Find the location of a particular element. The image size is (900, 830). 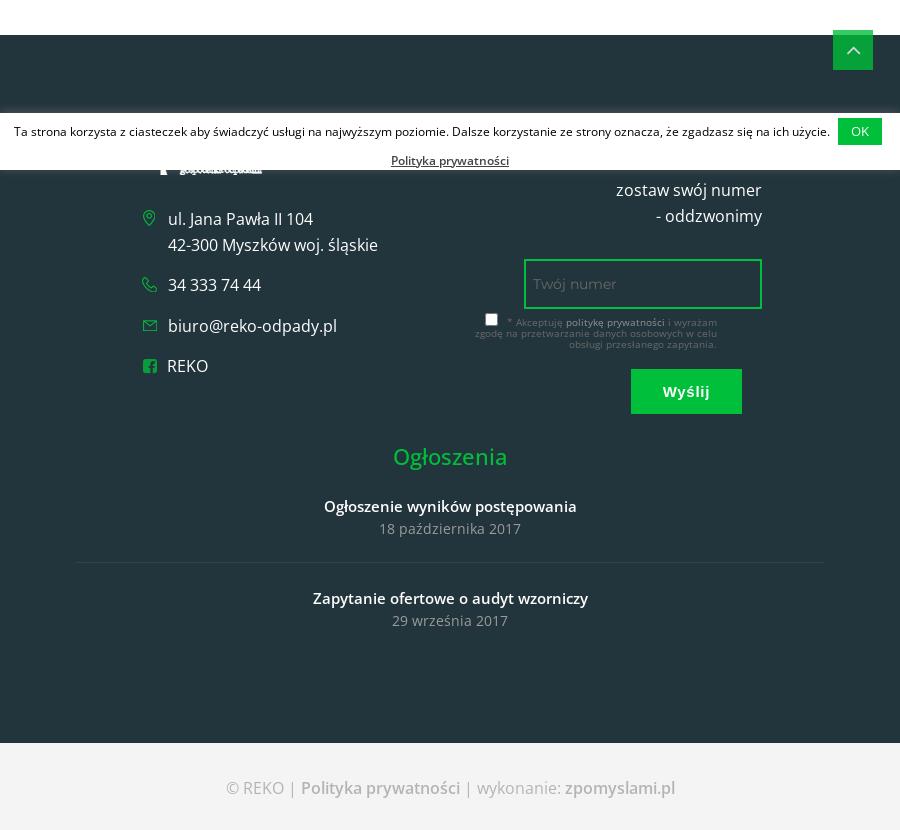

'ul. Jana Pawła II 104' is located at coordinates (239, 218).